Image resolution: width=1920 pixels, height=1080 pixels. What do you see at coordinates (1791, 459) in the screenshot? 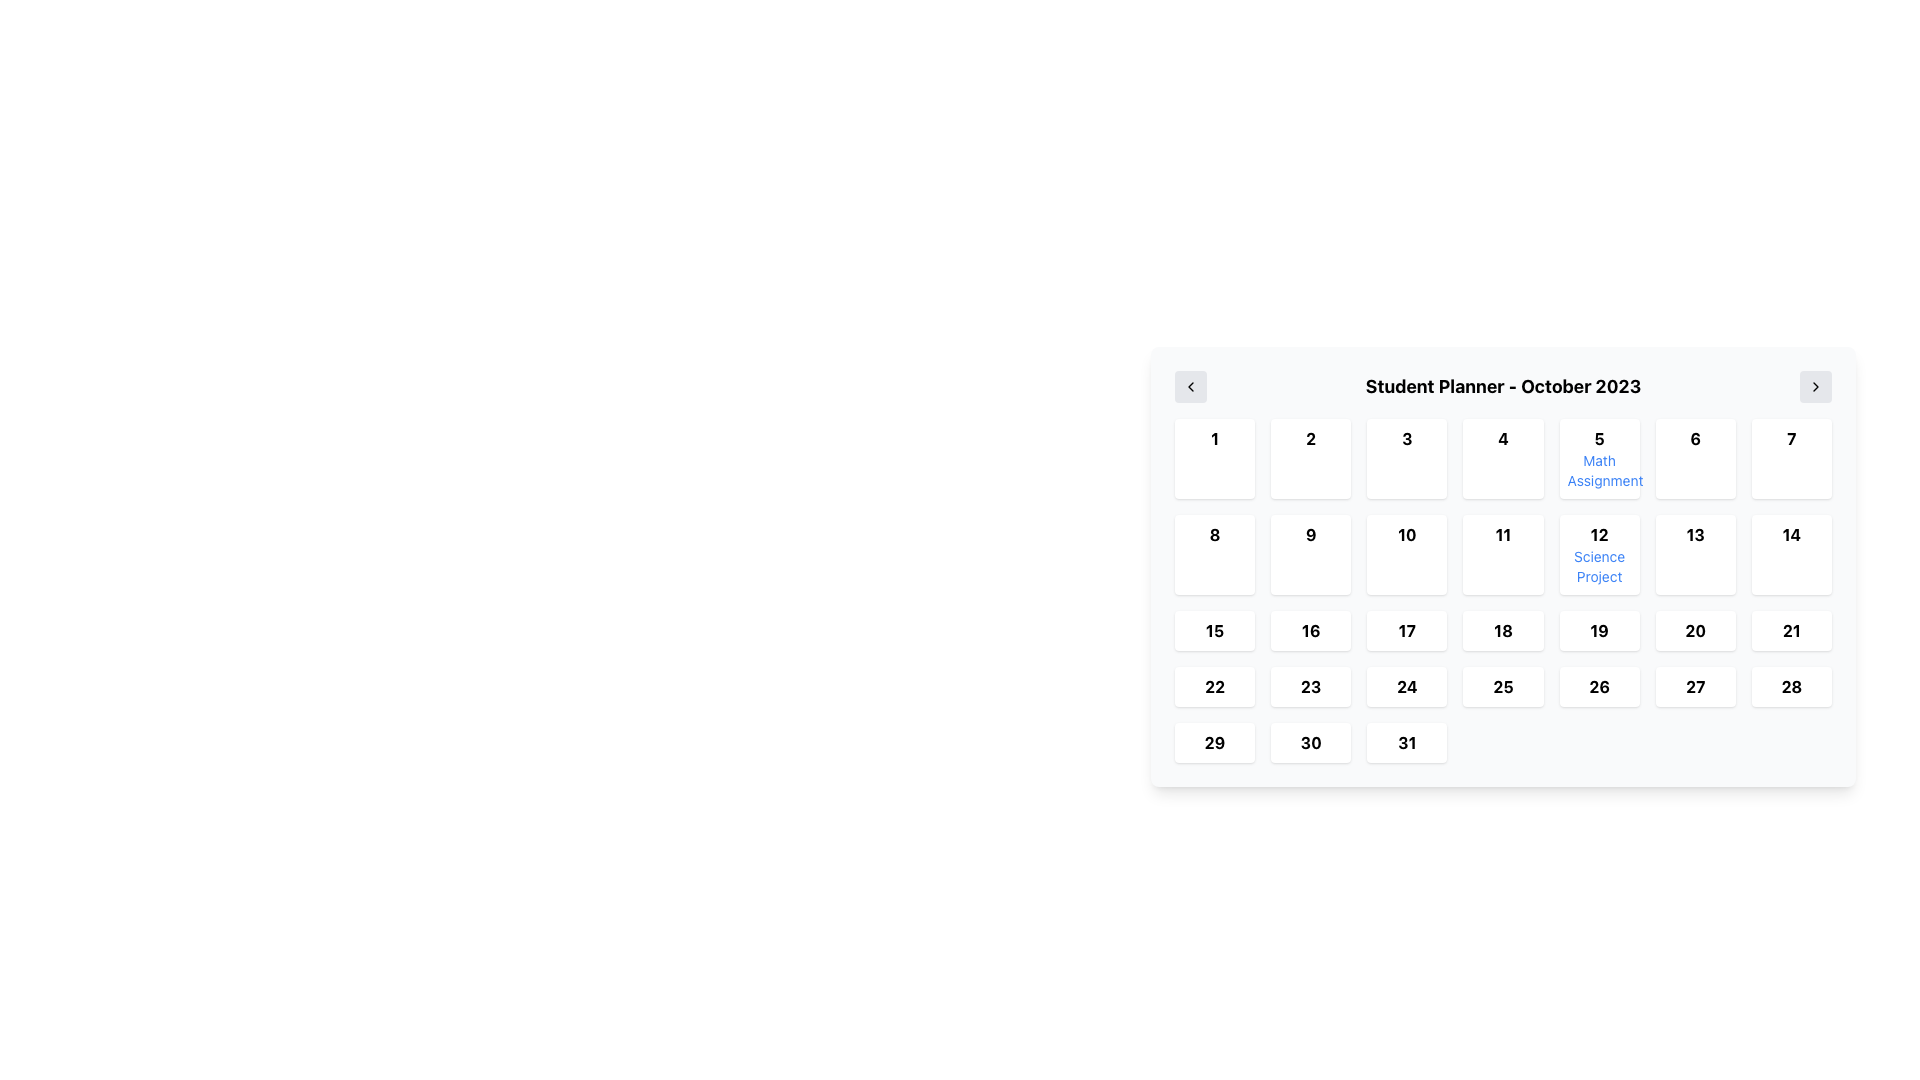
I see `the Calendar Day Box containing the number '7', which is the seventh item` at bounding box center [1791, 459].